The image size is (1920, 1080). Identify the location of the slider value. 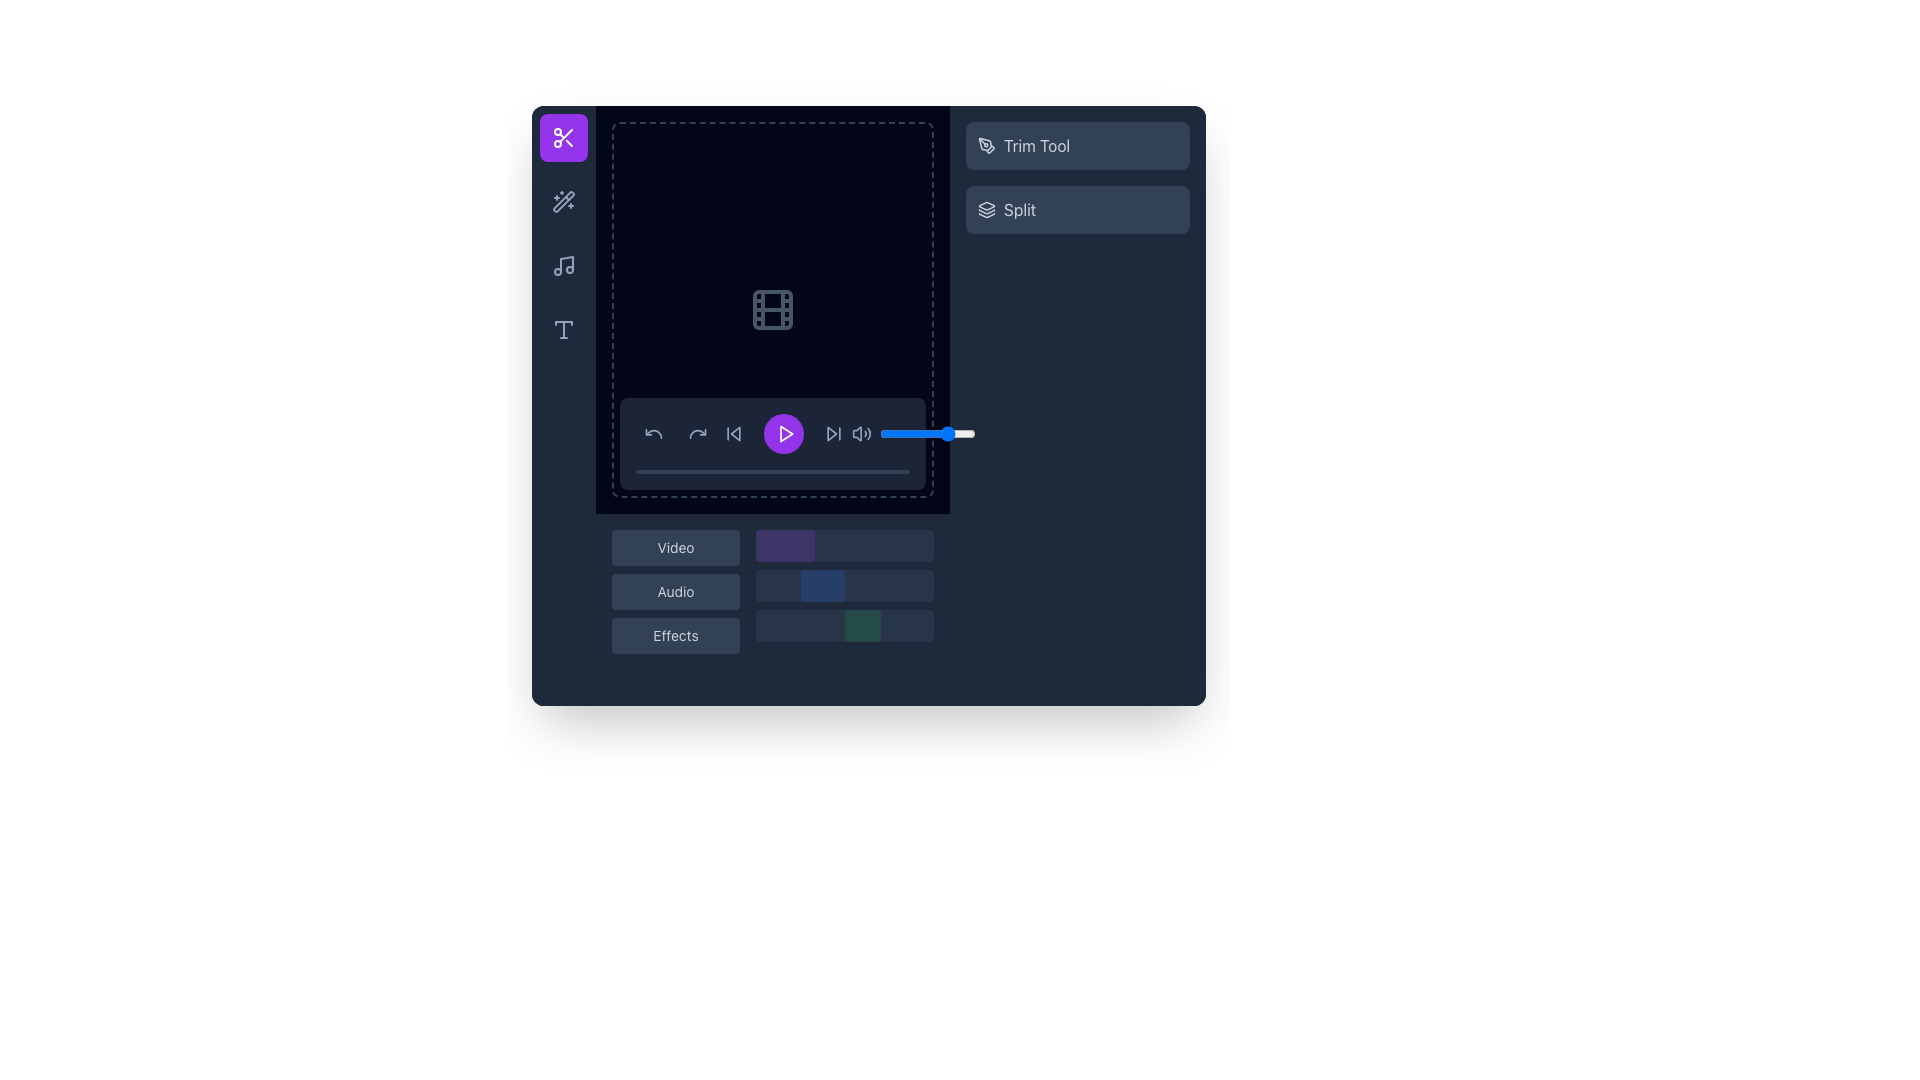
(969, 433).